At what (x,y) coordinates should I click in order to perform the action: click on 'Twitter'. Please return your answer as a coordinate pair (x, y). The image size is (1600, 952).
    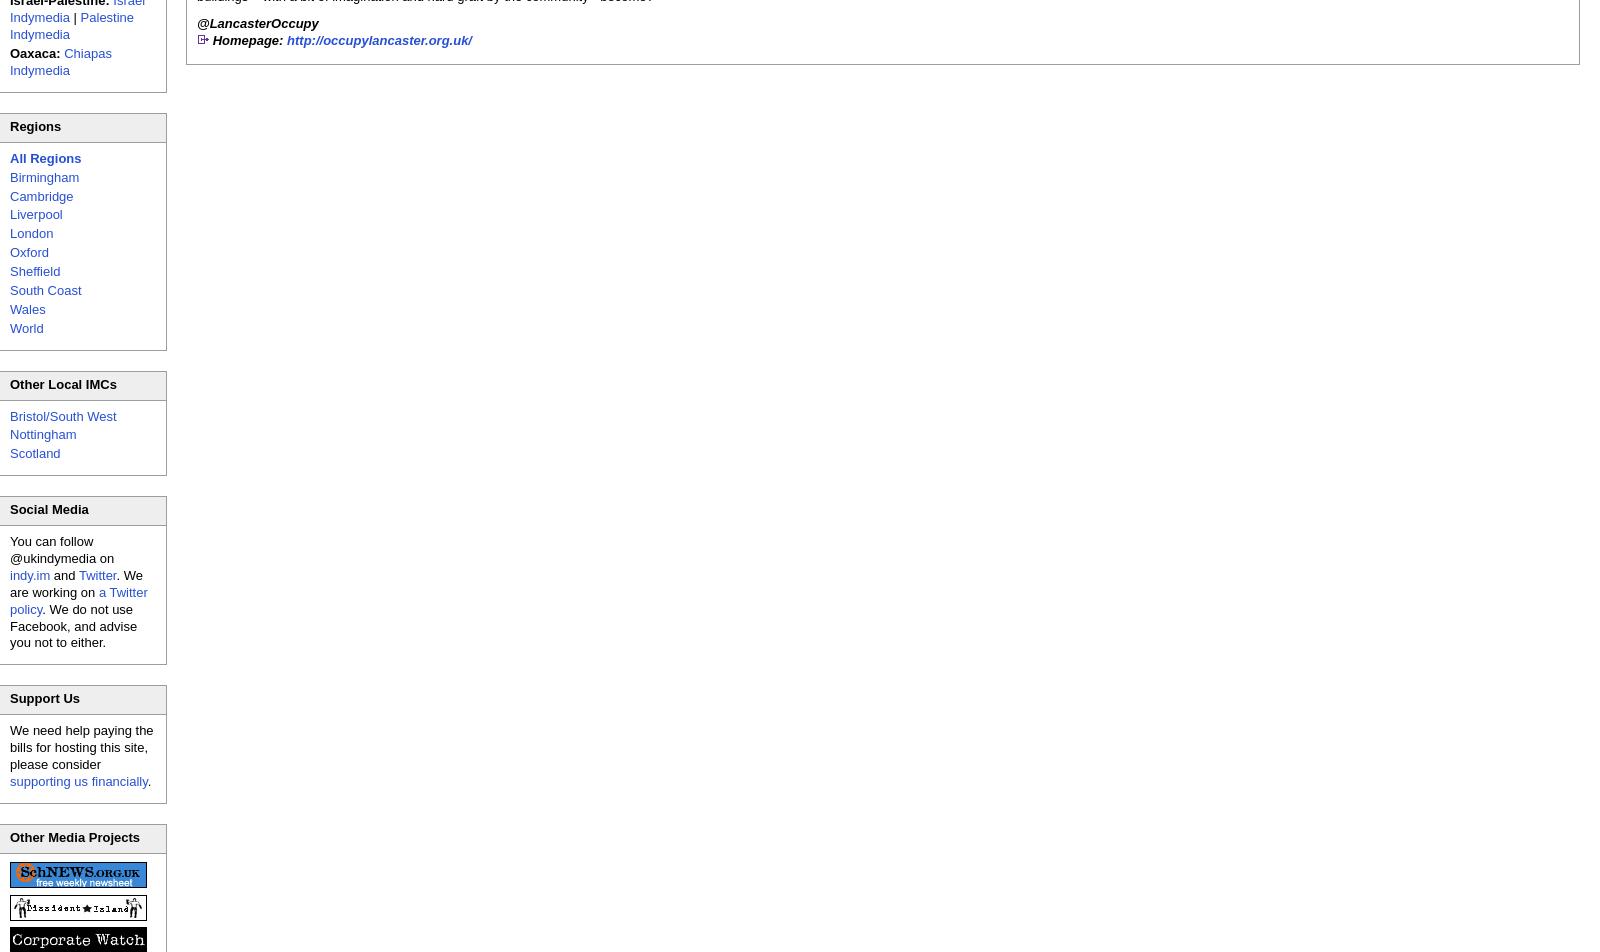
    Looking at the image, I should click on (95, 574).